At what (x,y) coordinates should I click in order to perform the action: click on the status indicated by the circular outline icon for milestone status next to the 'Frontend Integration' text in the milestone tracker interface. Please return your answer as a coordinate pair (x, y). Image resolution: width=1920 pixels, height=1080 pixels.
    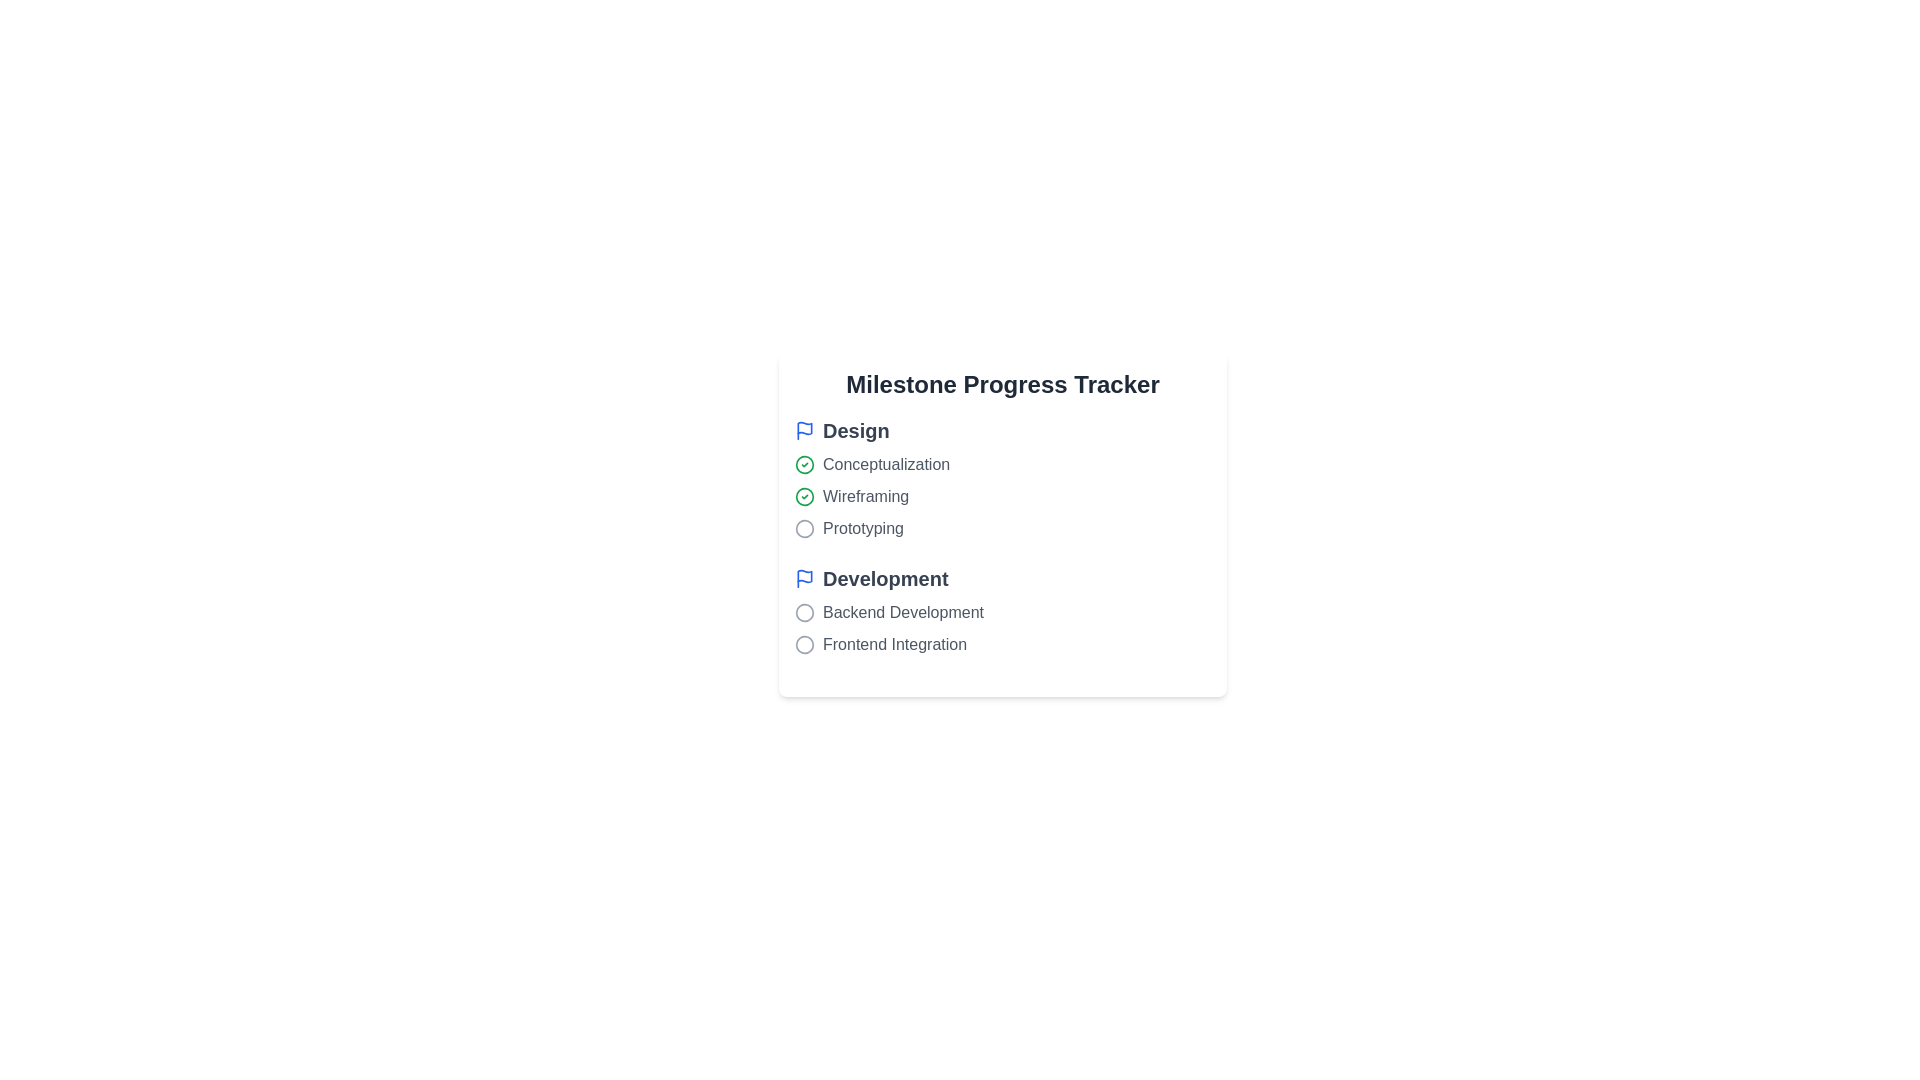
    Looking at the image, I should click on (805, 644).